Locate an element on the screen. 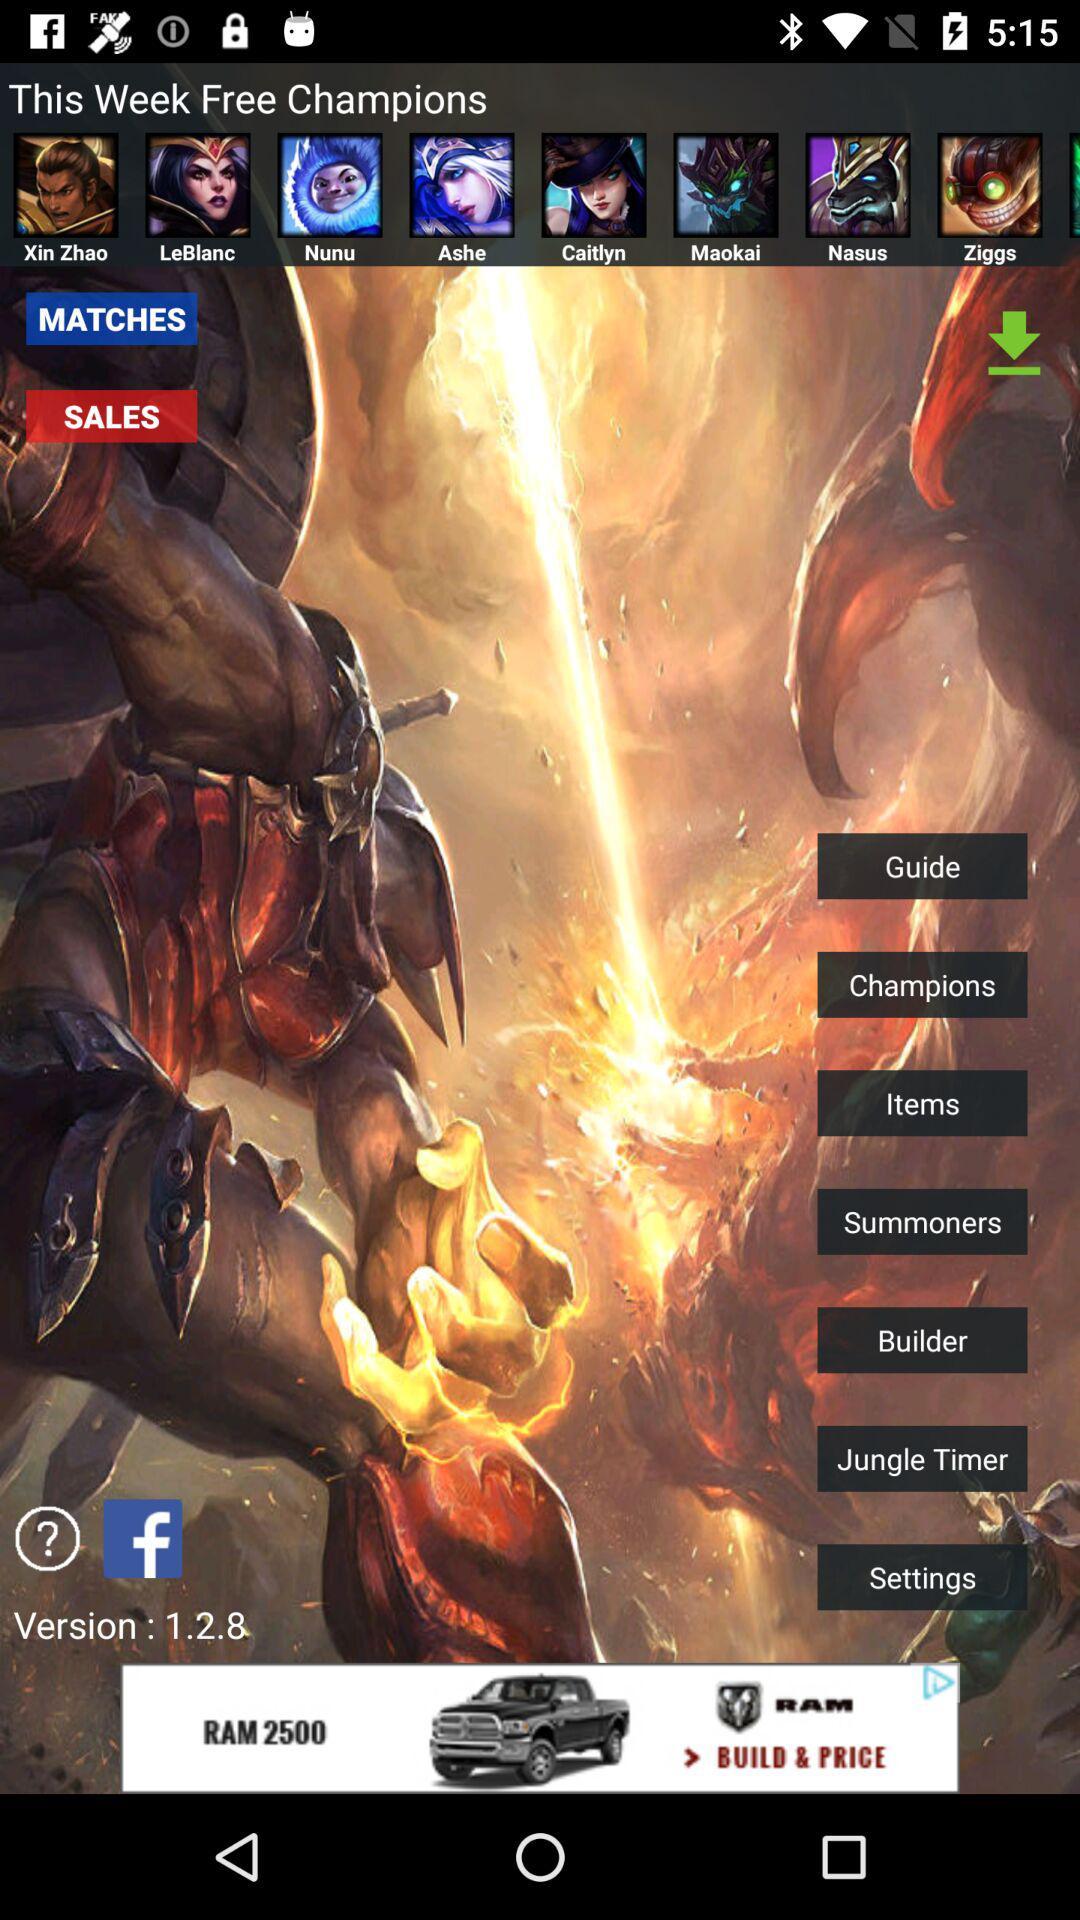  download content is located at coordinates (1014, 345).